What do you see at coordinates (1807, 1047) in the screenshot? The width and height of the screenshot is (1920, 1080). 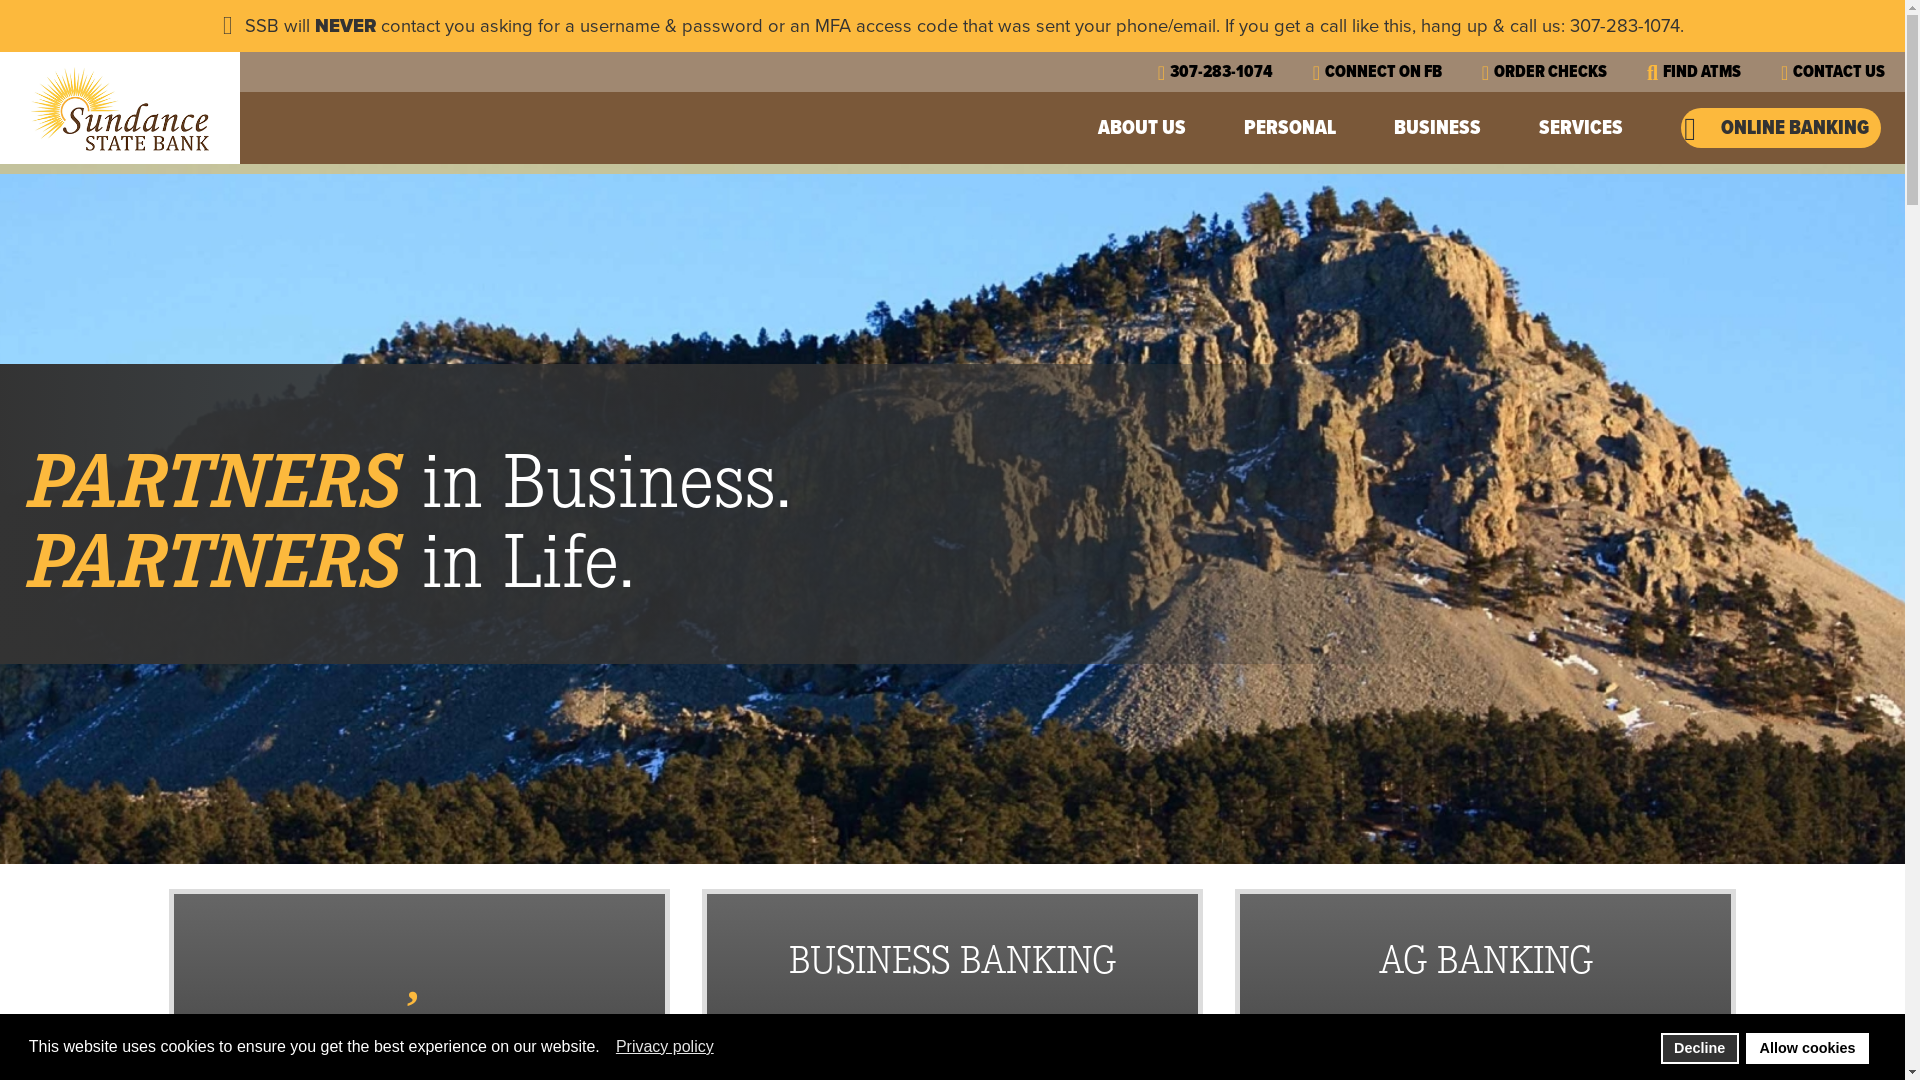 I see `'Allow cookies'` at bounding box center [1807, 1047].